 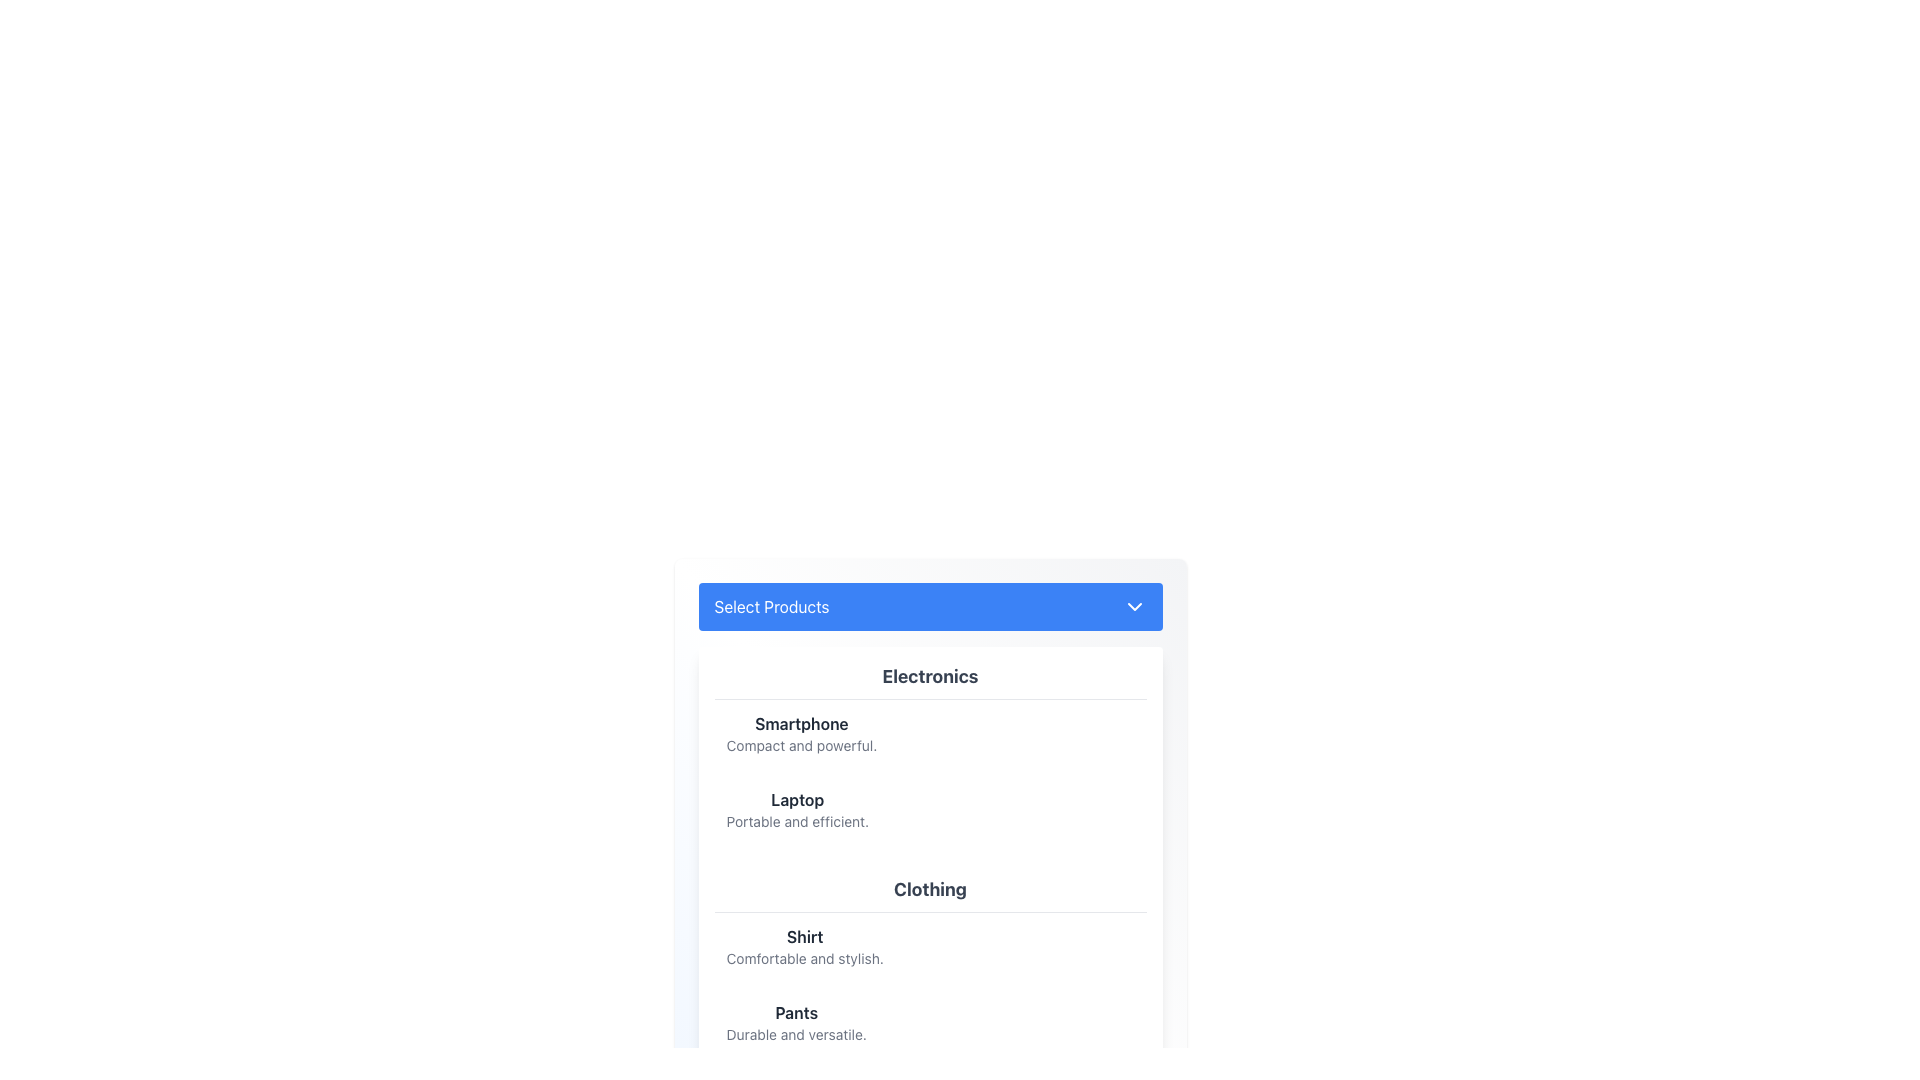 I want to click on the text label that reads 'Comfortable and stylish.' located below the 'Shirt' label in the 'Clothing' section, so click(x=805, y=958).